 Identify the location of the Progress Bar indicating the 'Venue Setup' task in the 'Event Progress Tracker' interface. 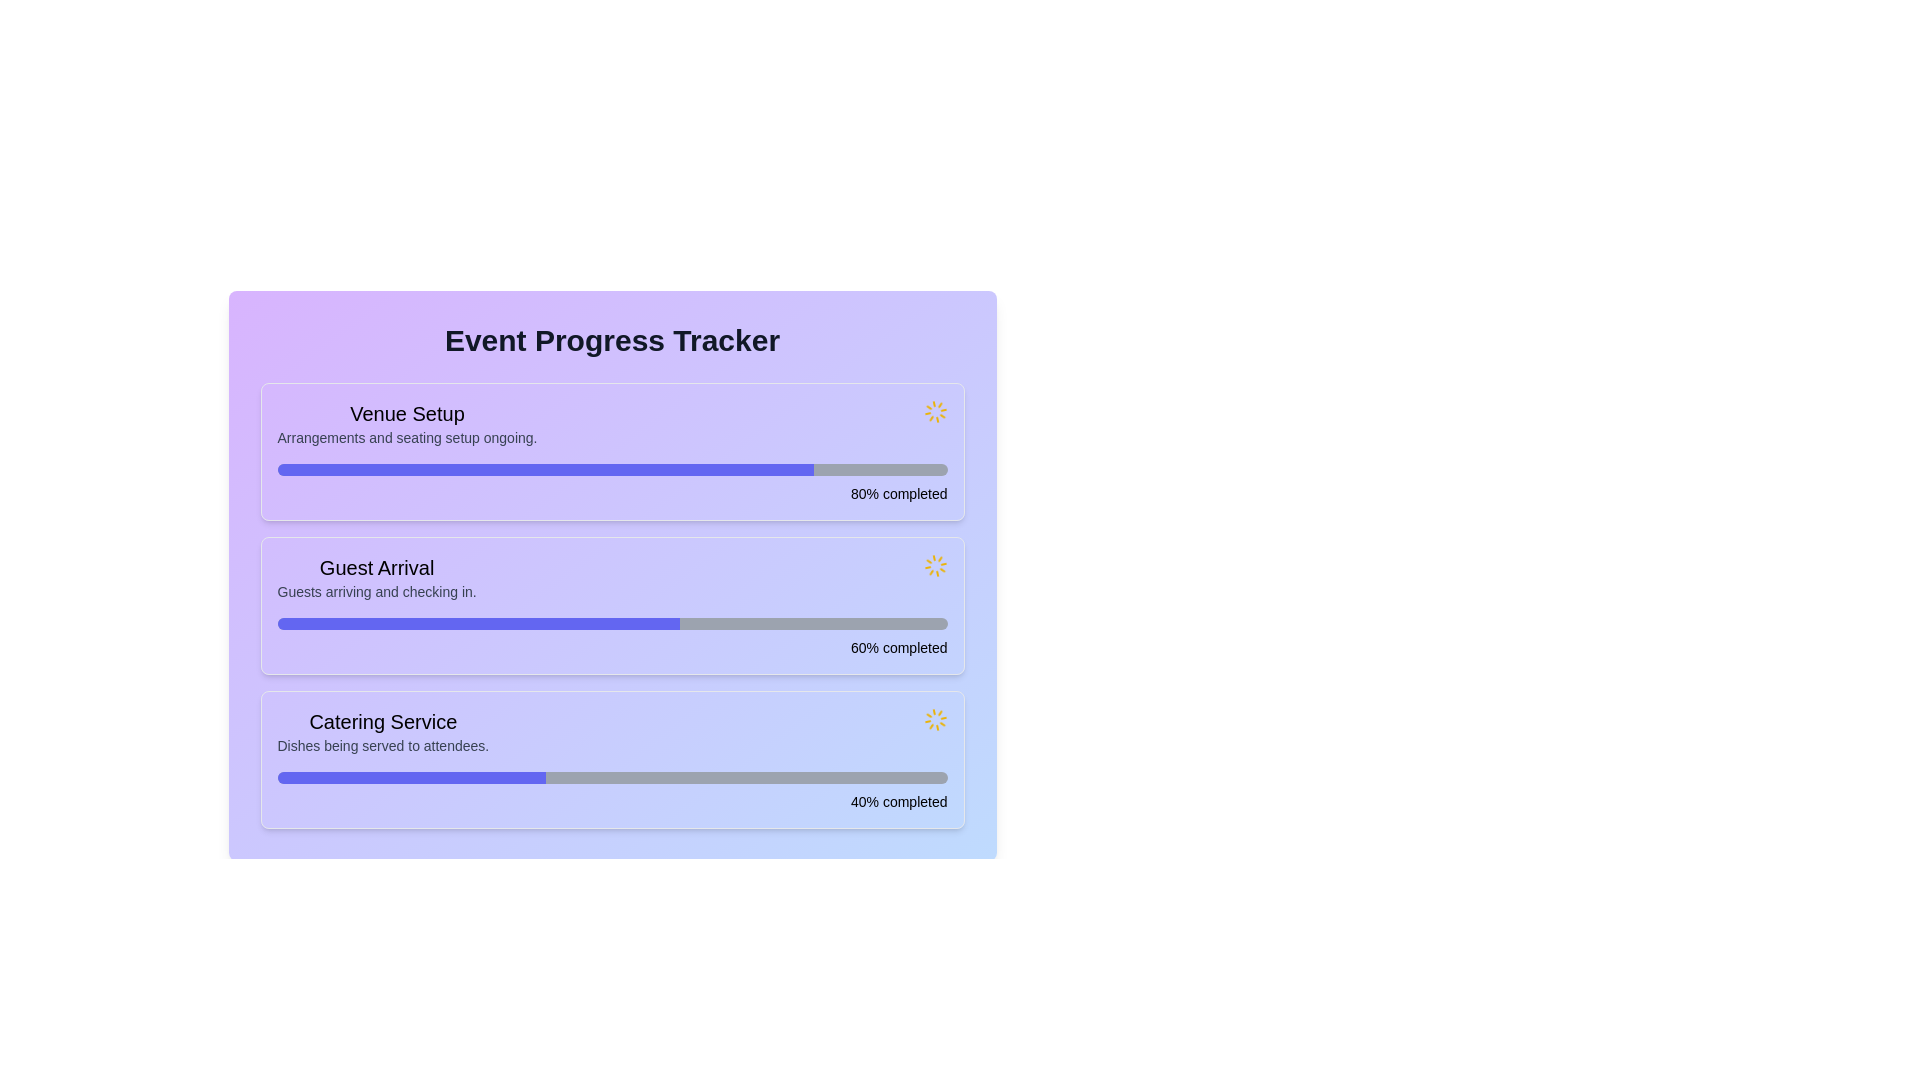
(545, 470).